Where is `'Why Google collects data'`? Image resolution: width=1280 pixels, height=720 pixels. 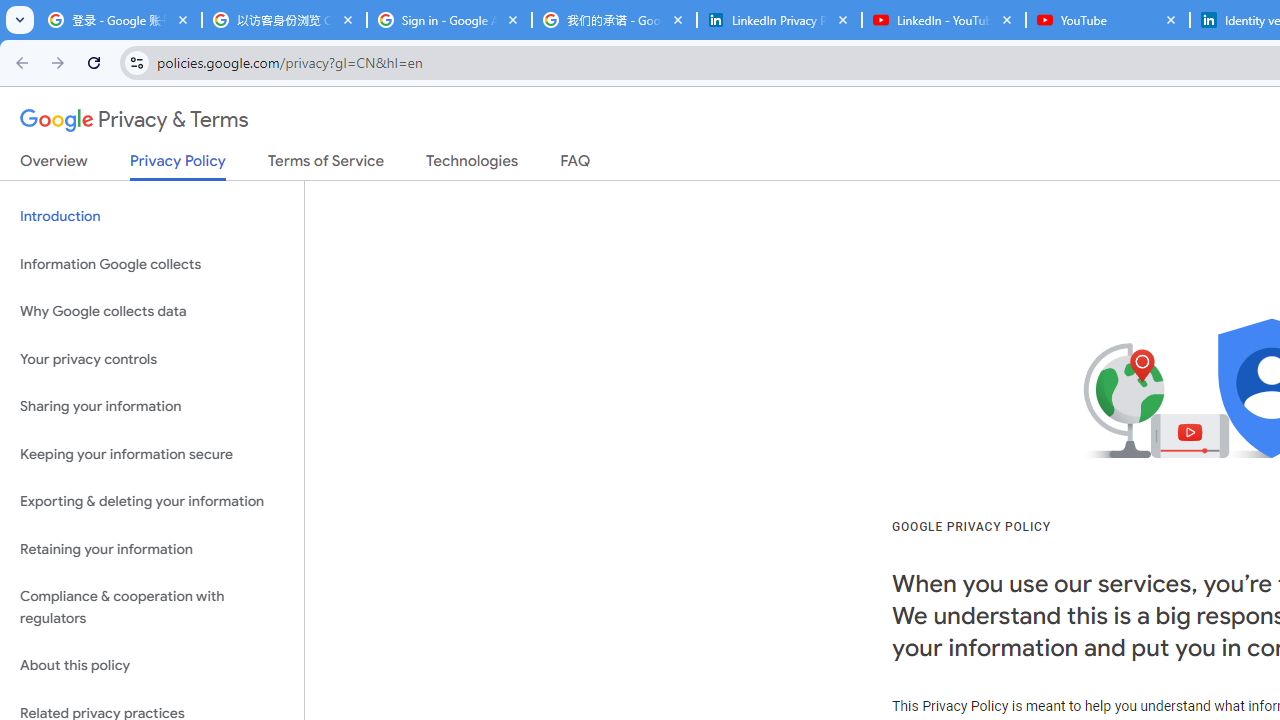
'Why Google collects data' is located at coordinates (151, 312).